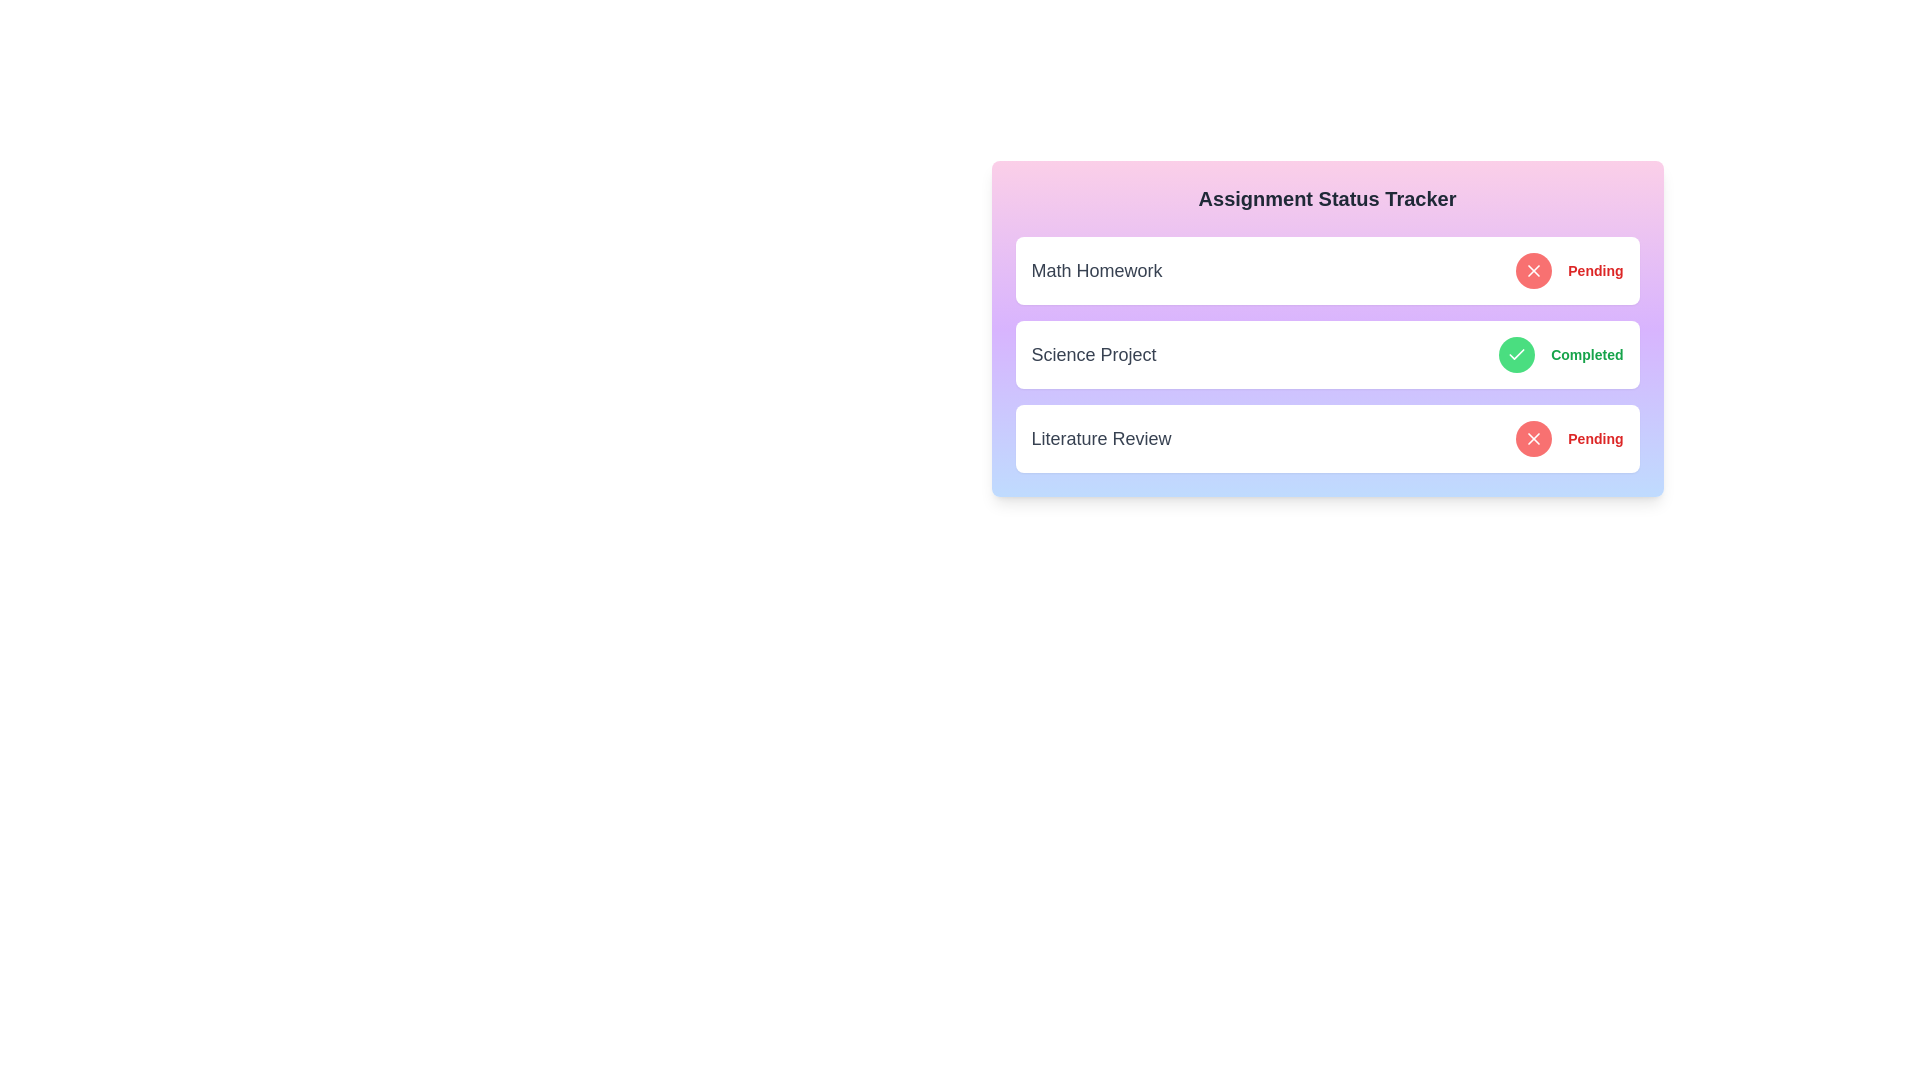 The image size is (1920, 1080). Describe the element at coordinates (1096, 270) in the screenshot. I see `the title of the assignment Math Homework` at that location.